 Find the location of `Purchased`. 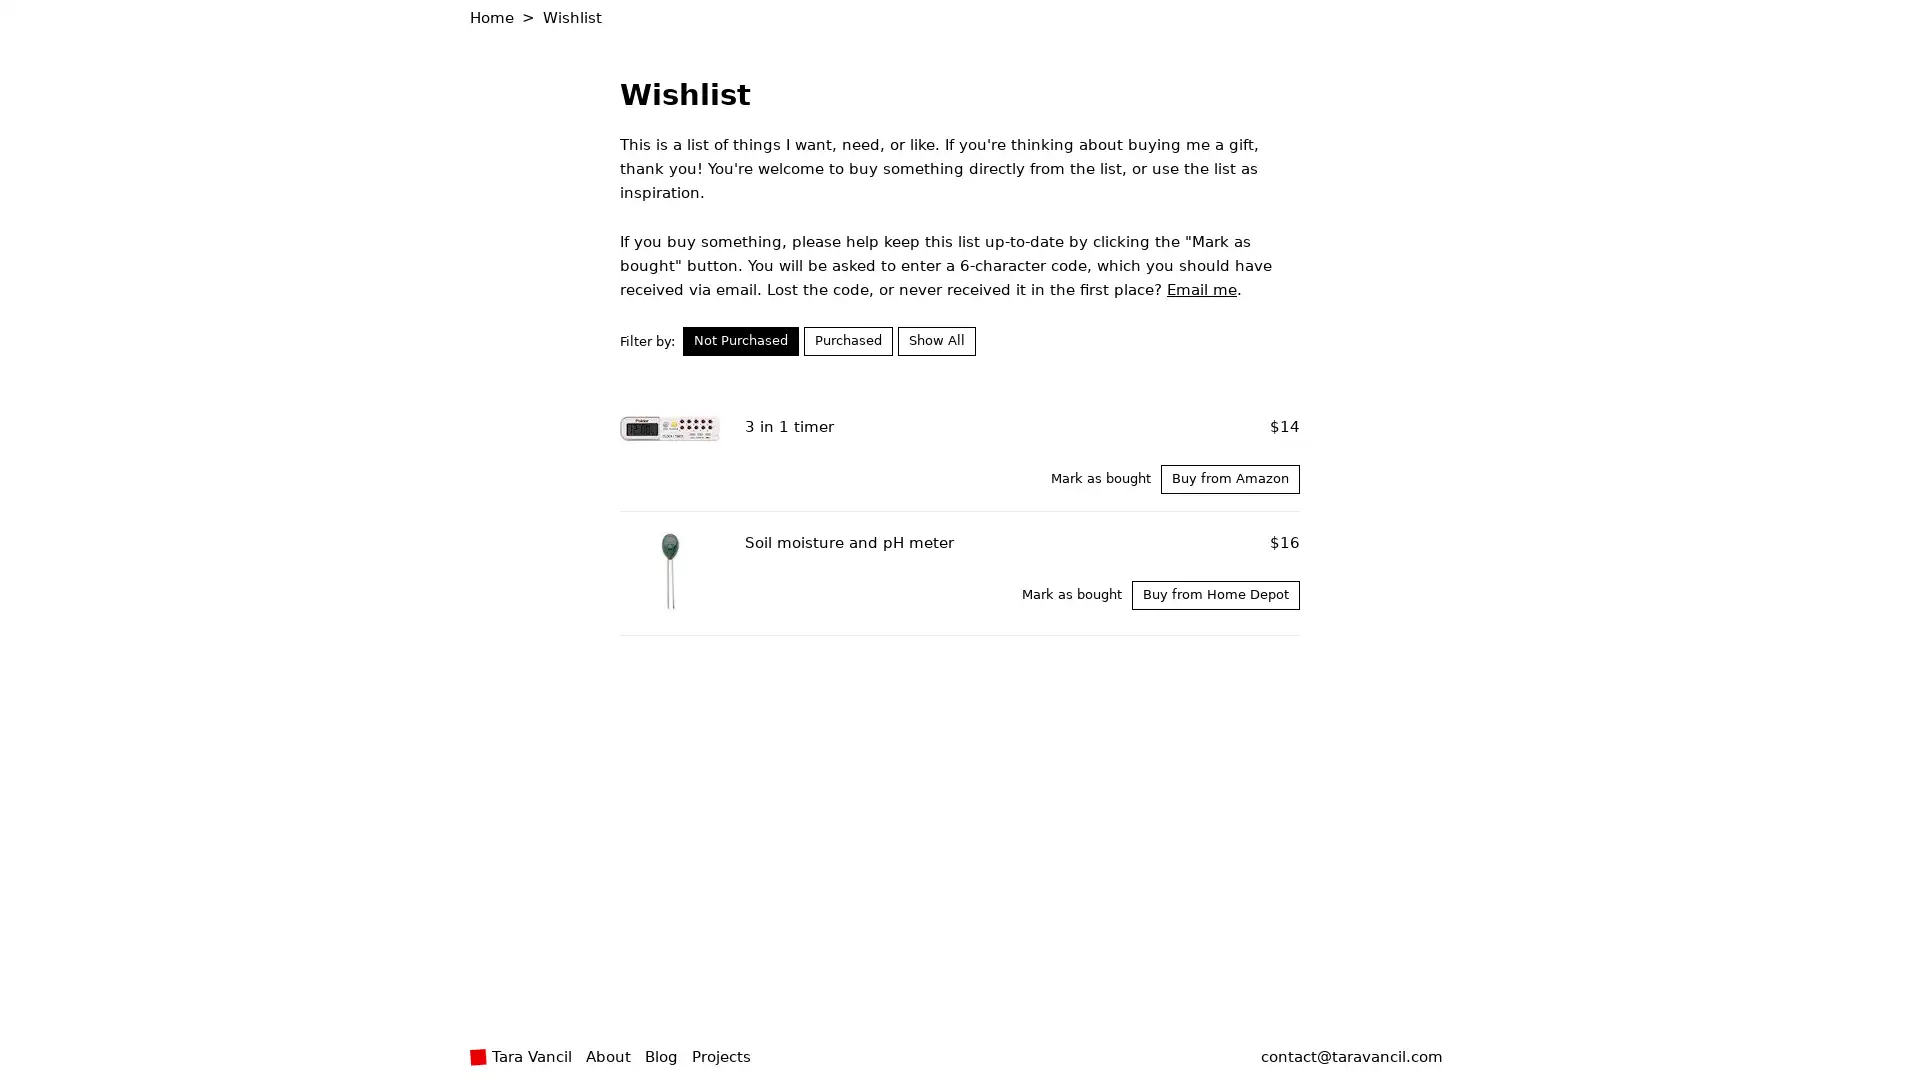

Purchased is located at coordinates (848, 339).